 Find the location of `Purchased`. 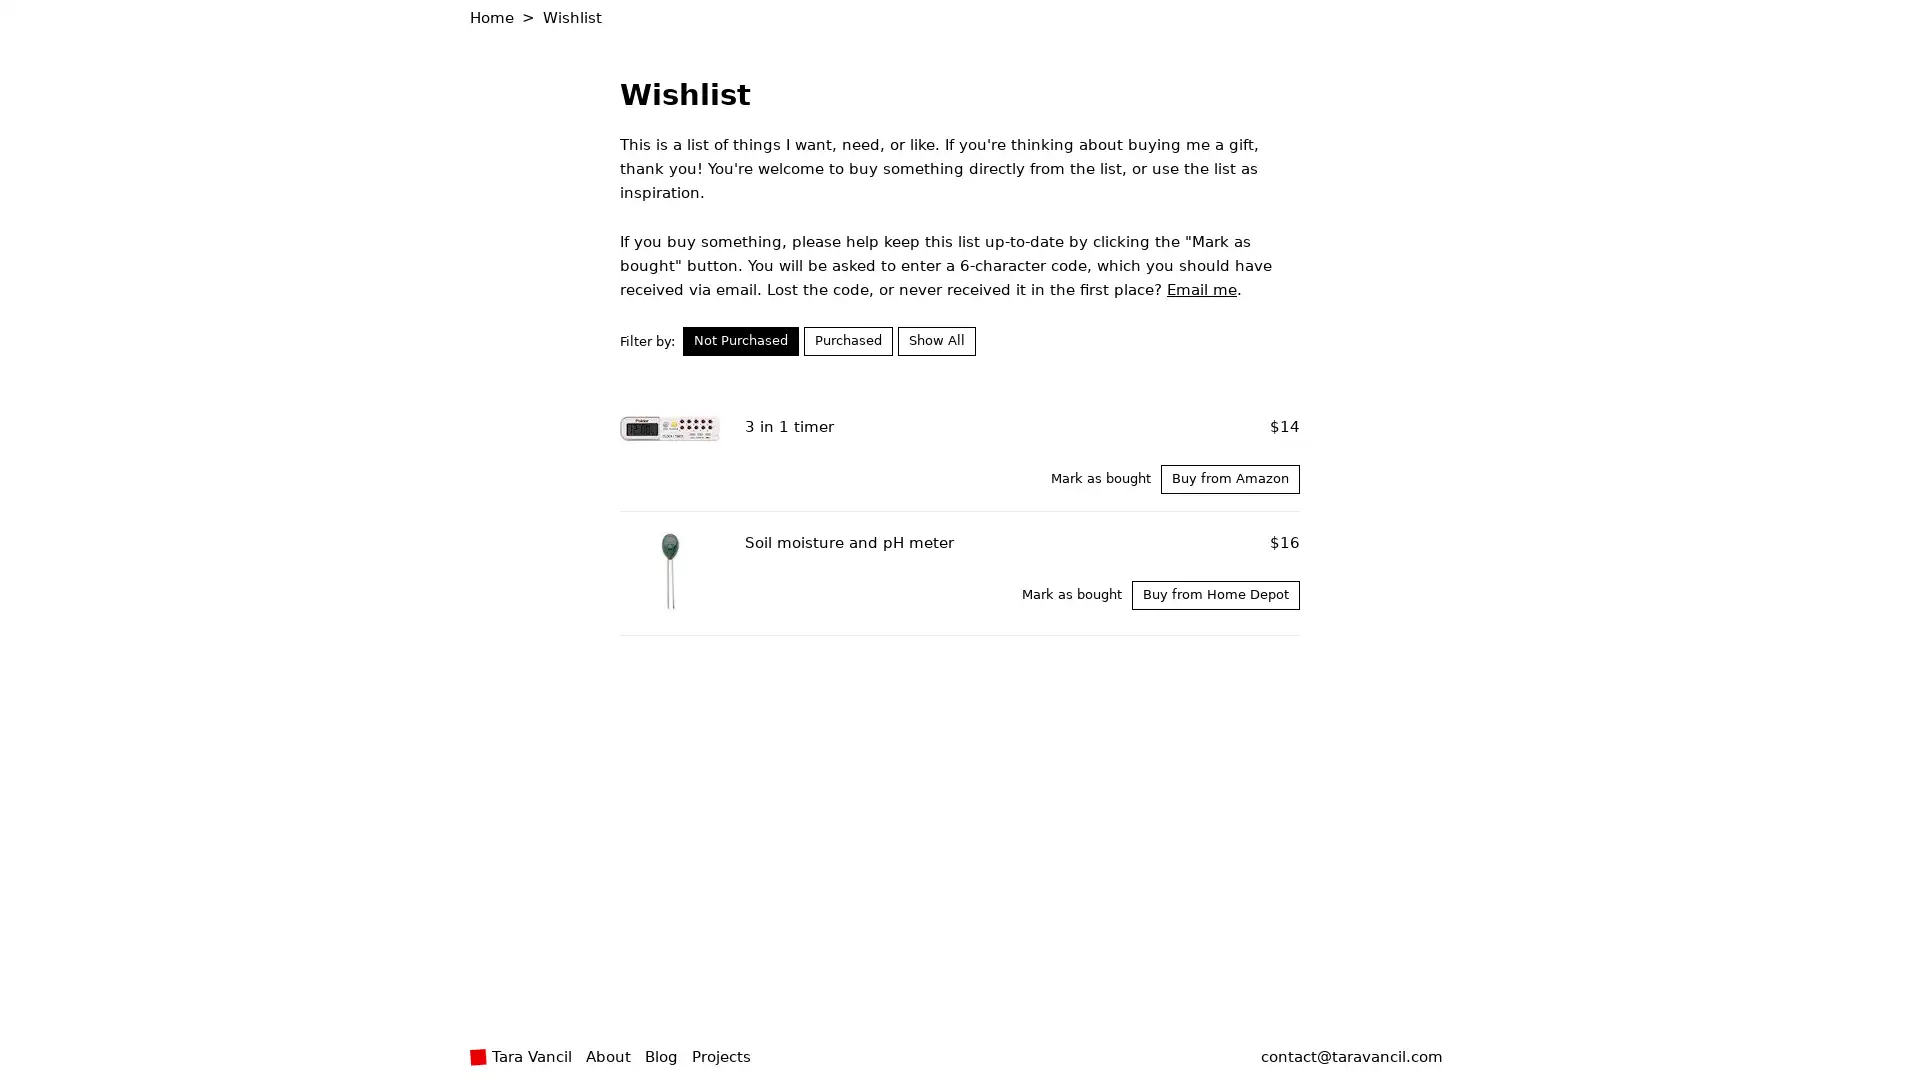

Purchased is located at coordinates (848, 339).